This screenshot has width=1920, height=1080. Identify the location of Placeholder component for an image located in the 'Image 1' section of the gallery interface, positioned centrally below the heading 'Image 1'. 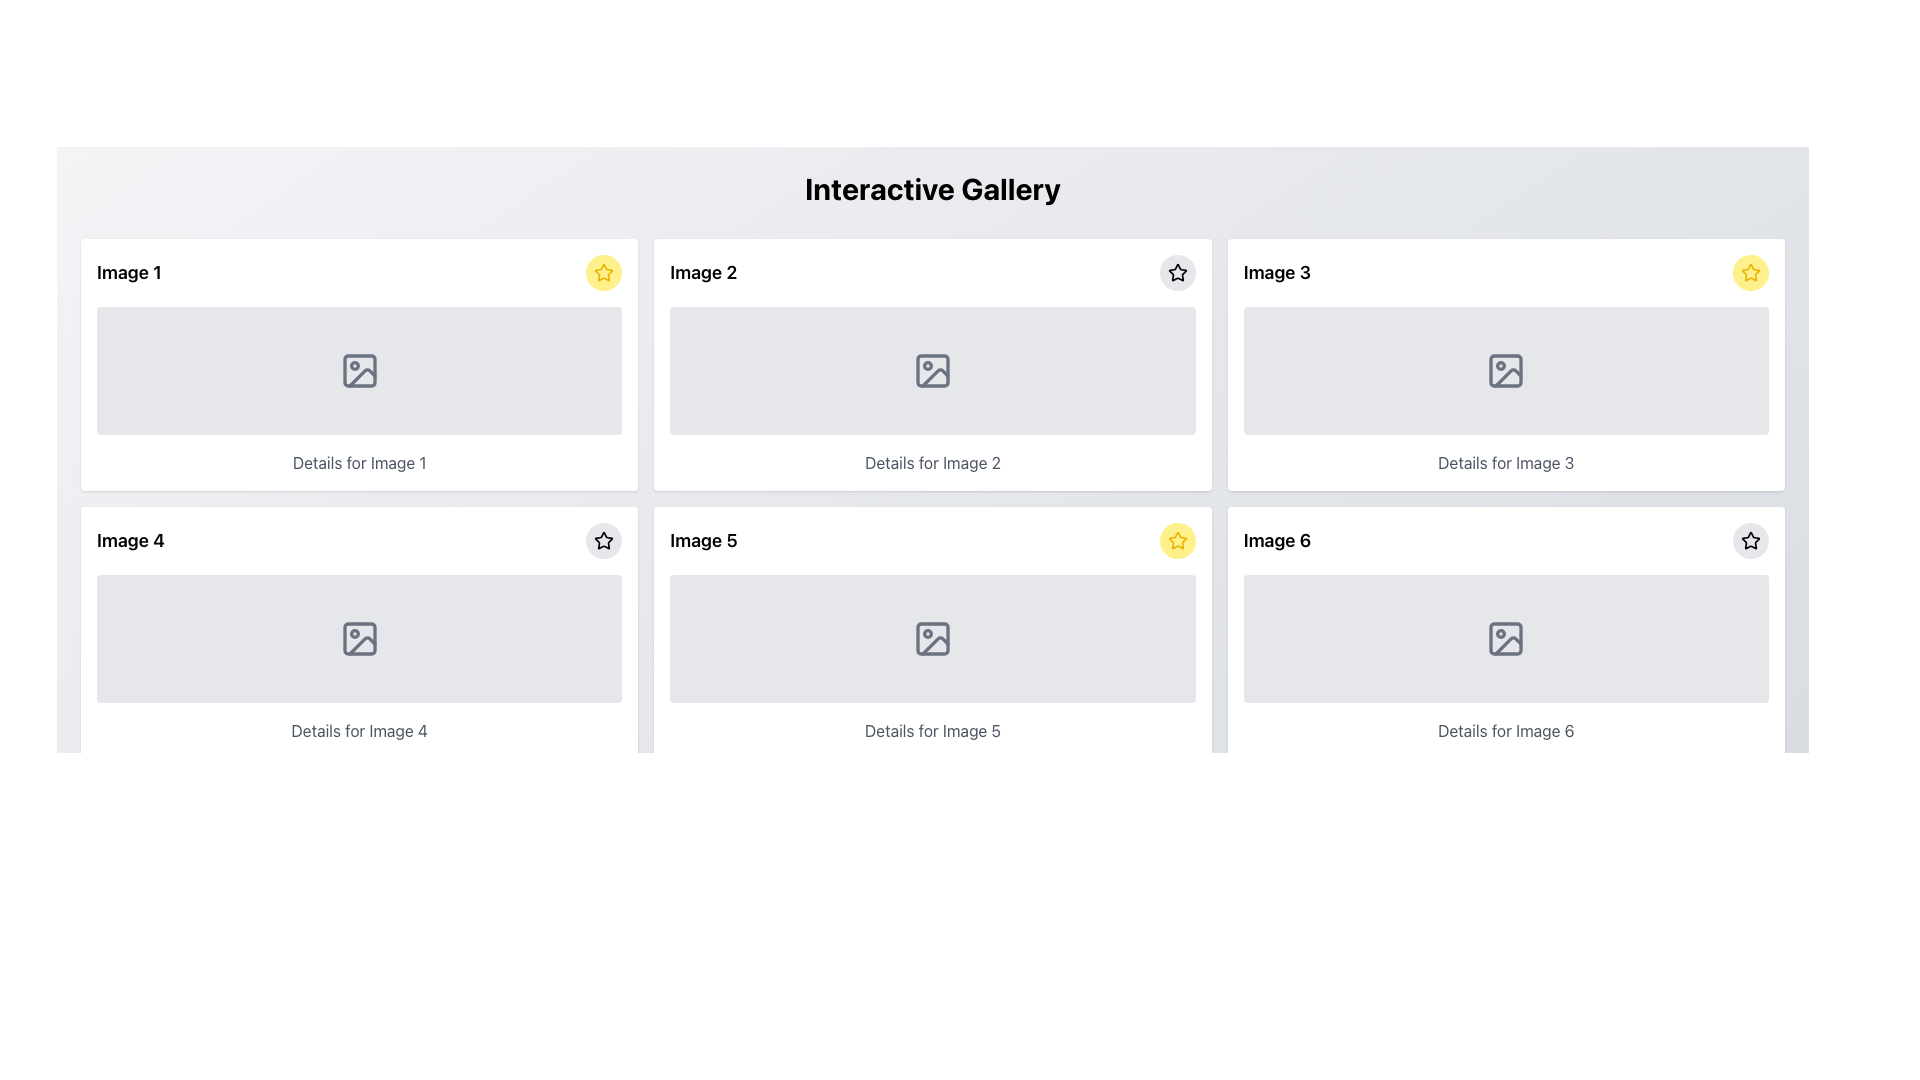
(359, 370).